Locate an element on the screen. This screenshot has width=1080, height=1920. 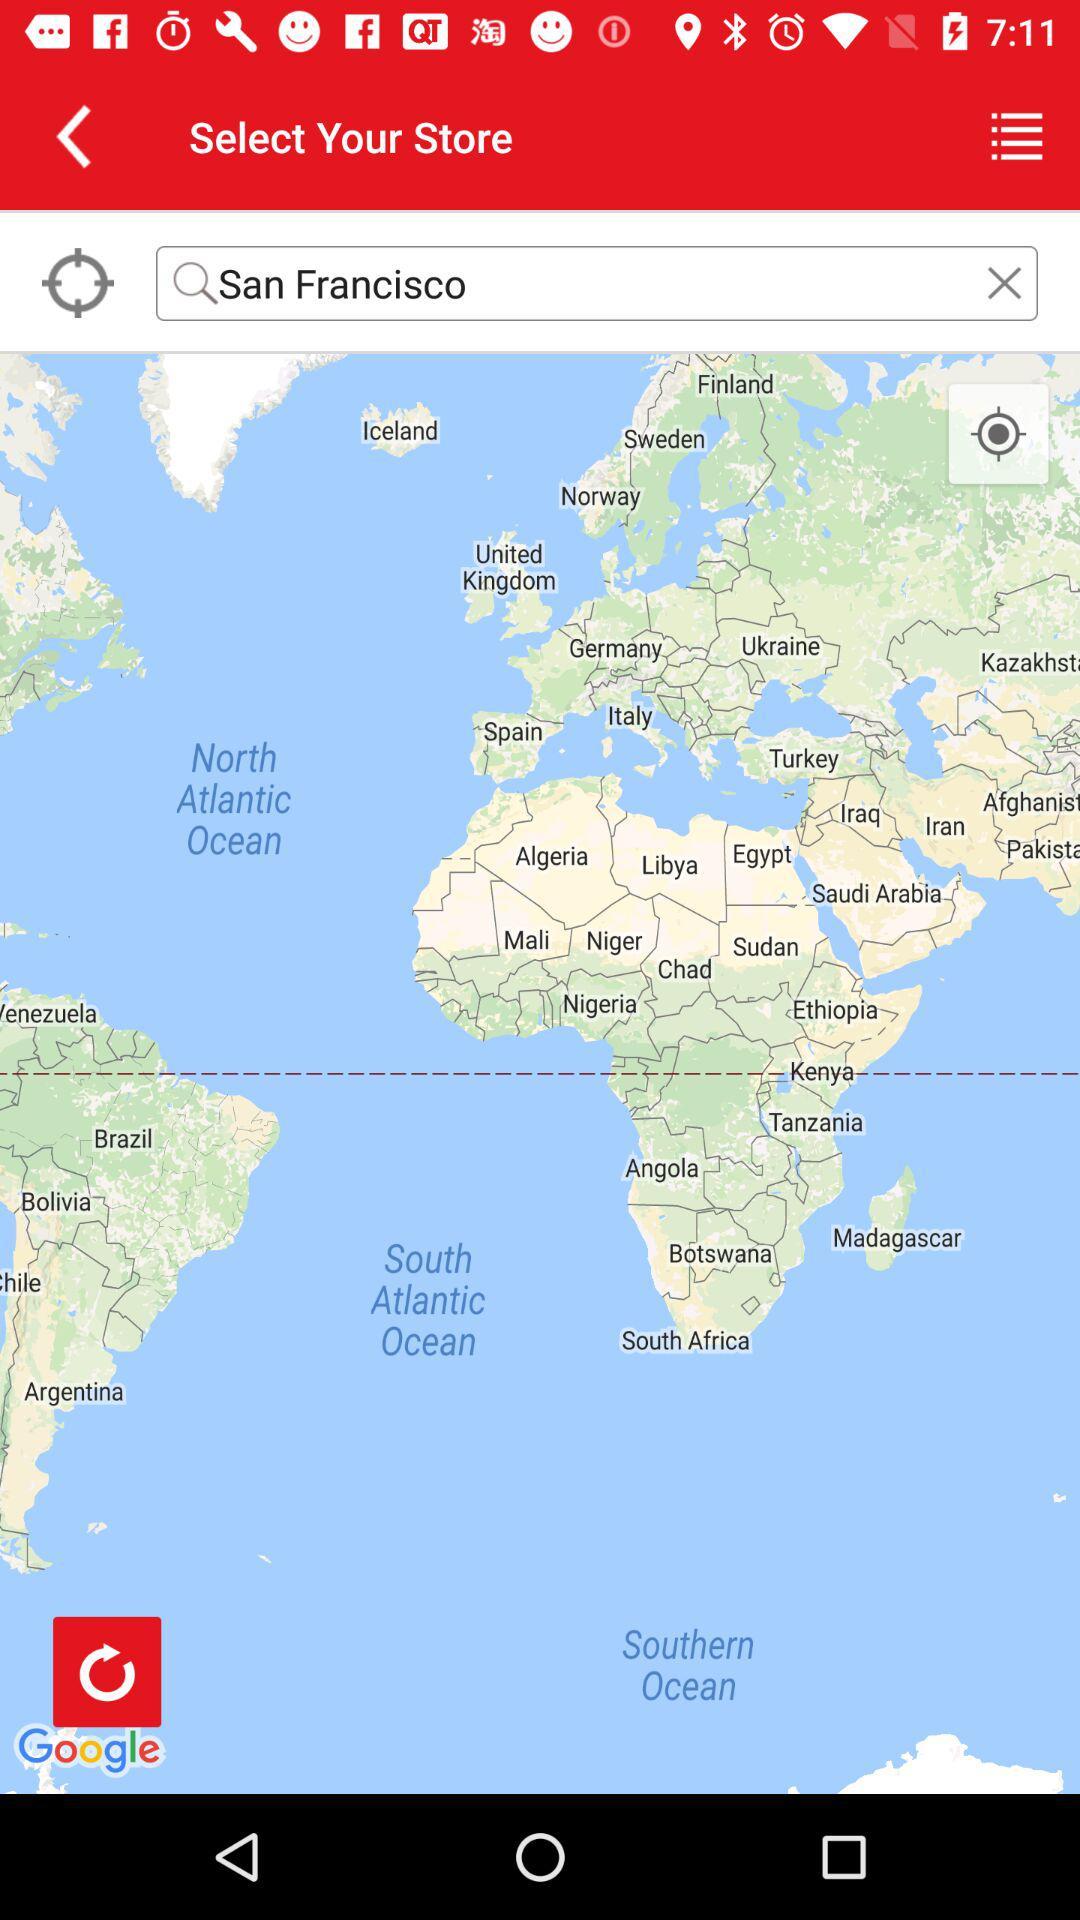
icon to the right of the select your store item is located at coordinates (1017, 135).